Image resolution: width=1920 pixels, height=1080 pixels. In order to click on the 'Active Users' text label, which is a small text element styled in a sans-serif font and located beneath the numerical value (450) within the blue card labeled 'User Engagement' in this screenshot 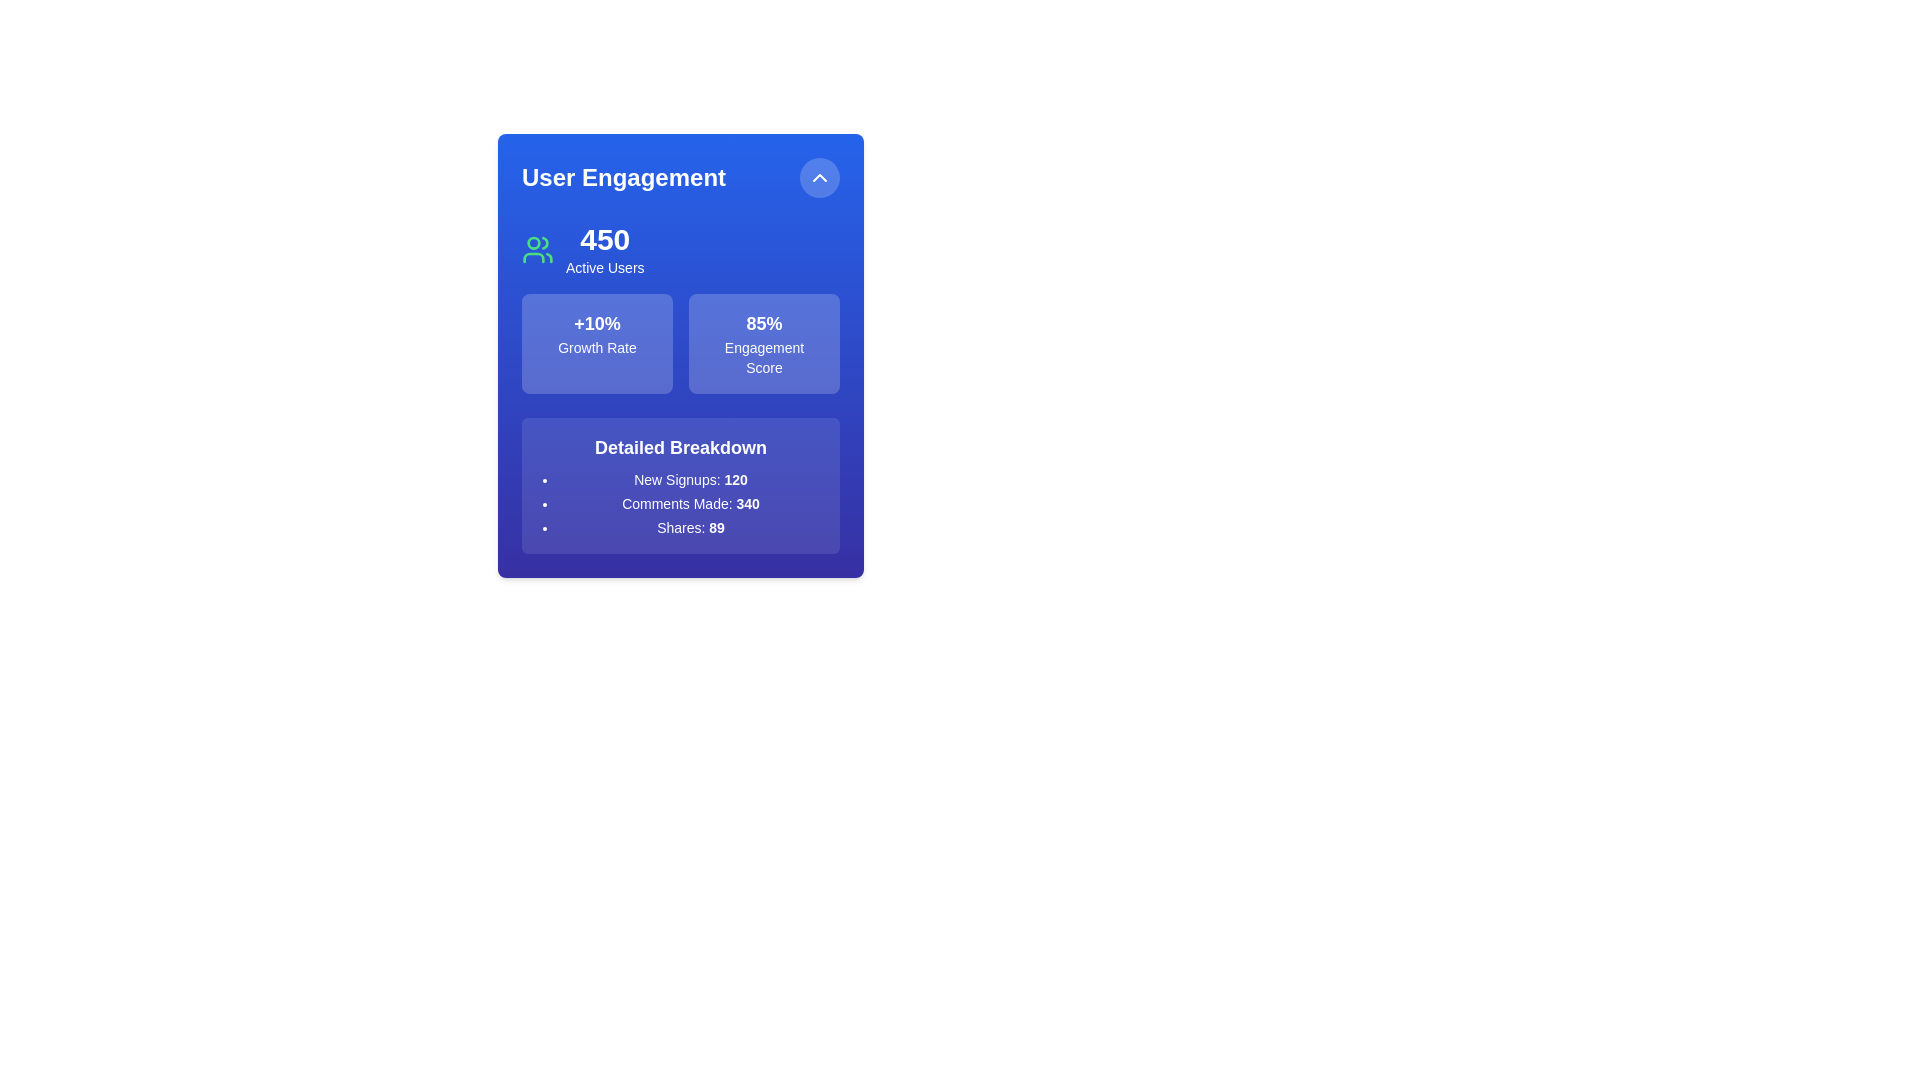, I will do `click(604, 266)`.